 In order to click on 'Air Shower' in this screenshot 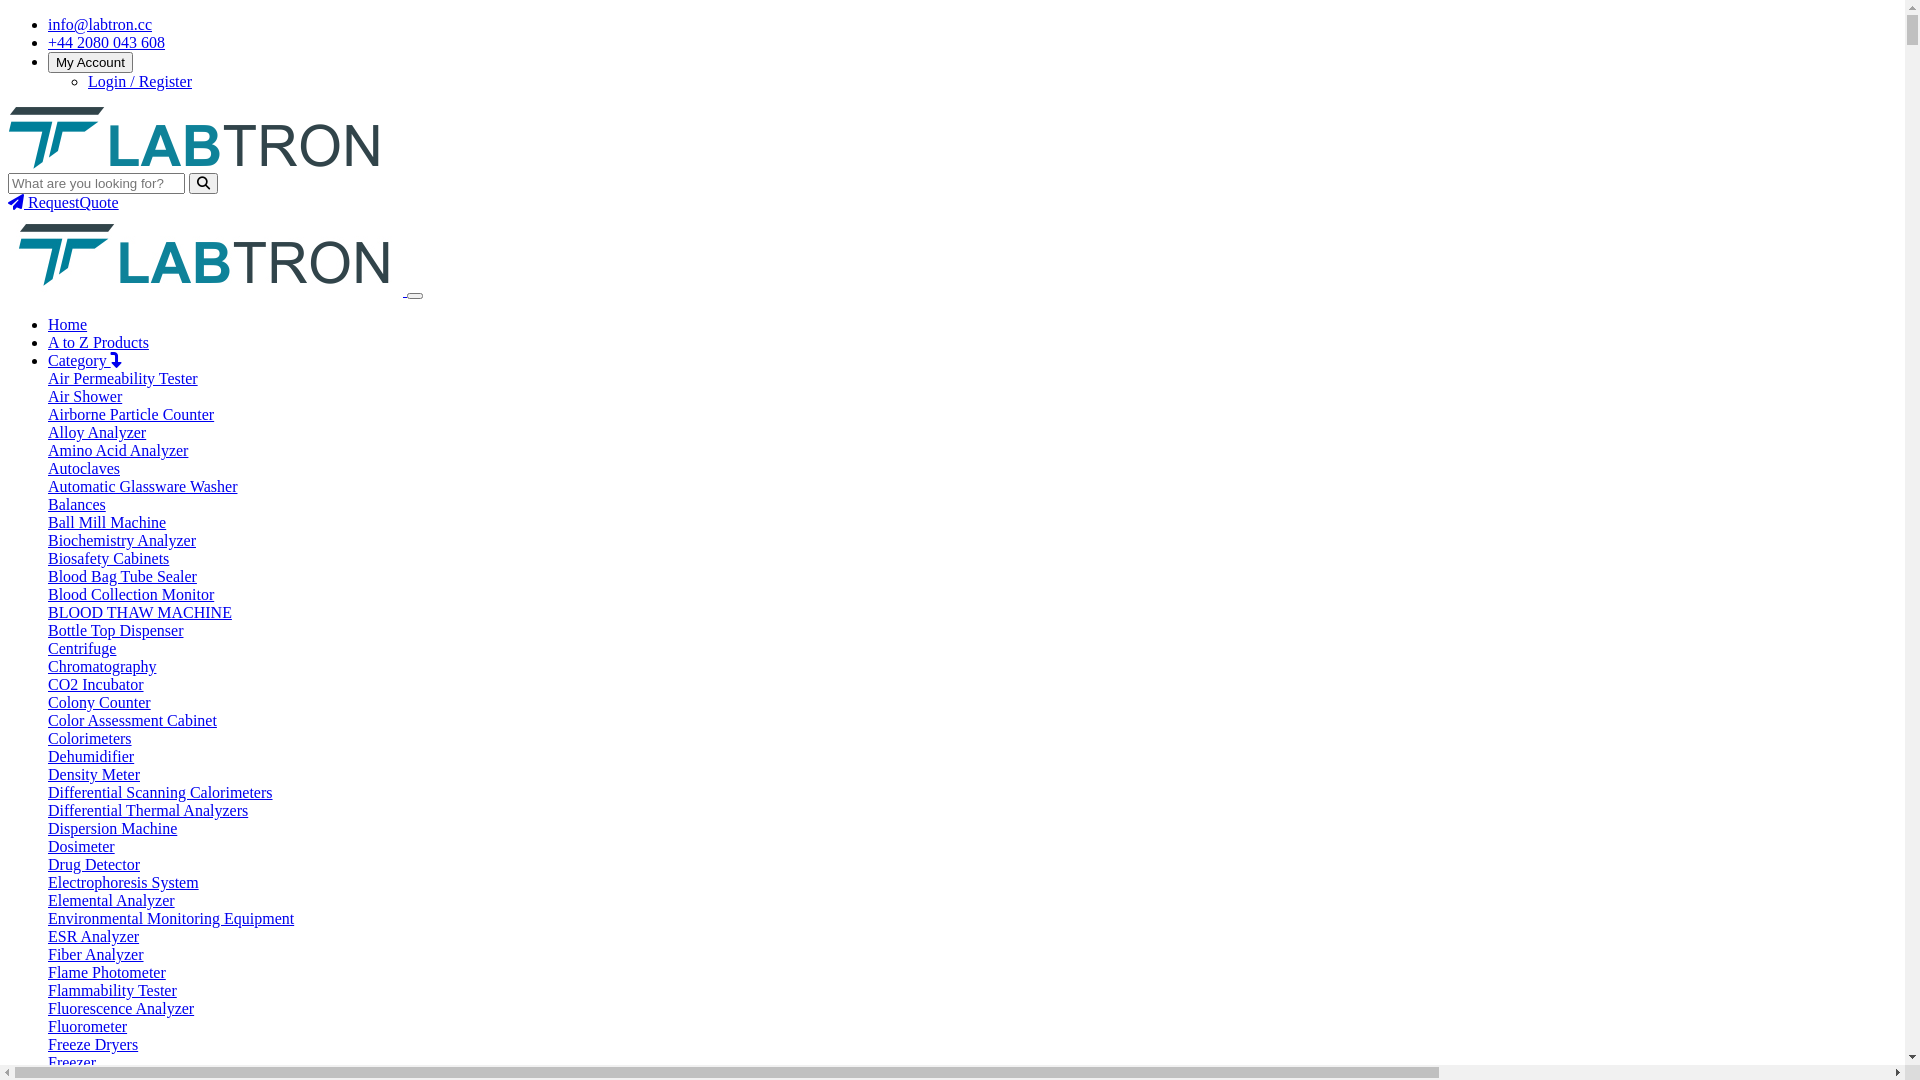, I will do `click(84, 396)`.